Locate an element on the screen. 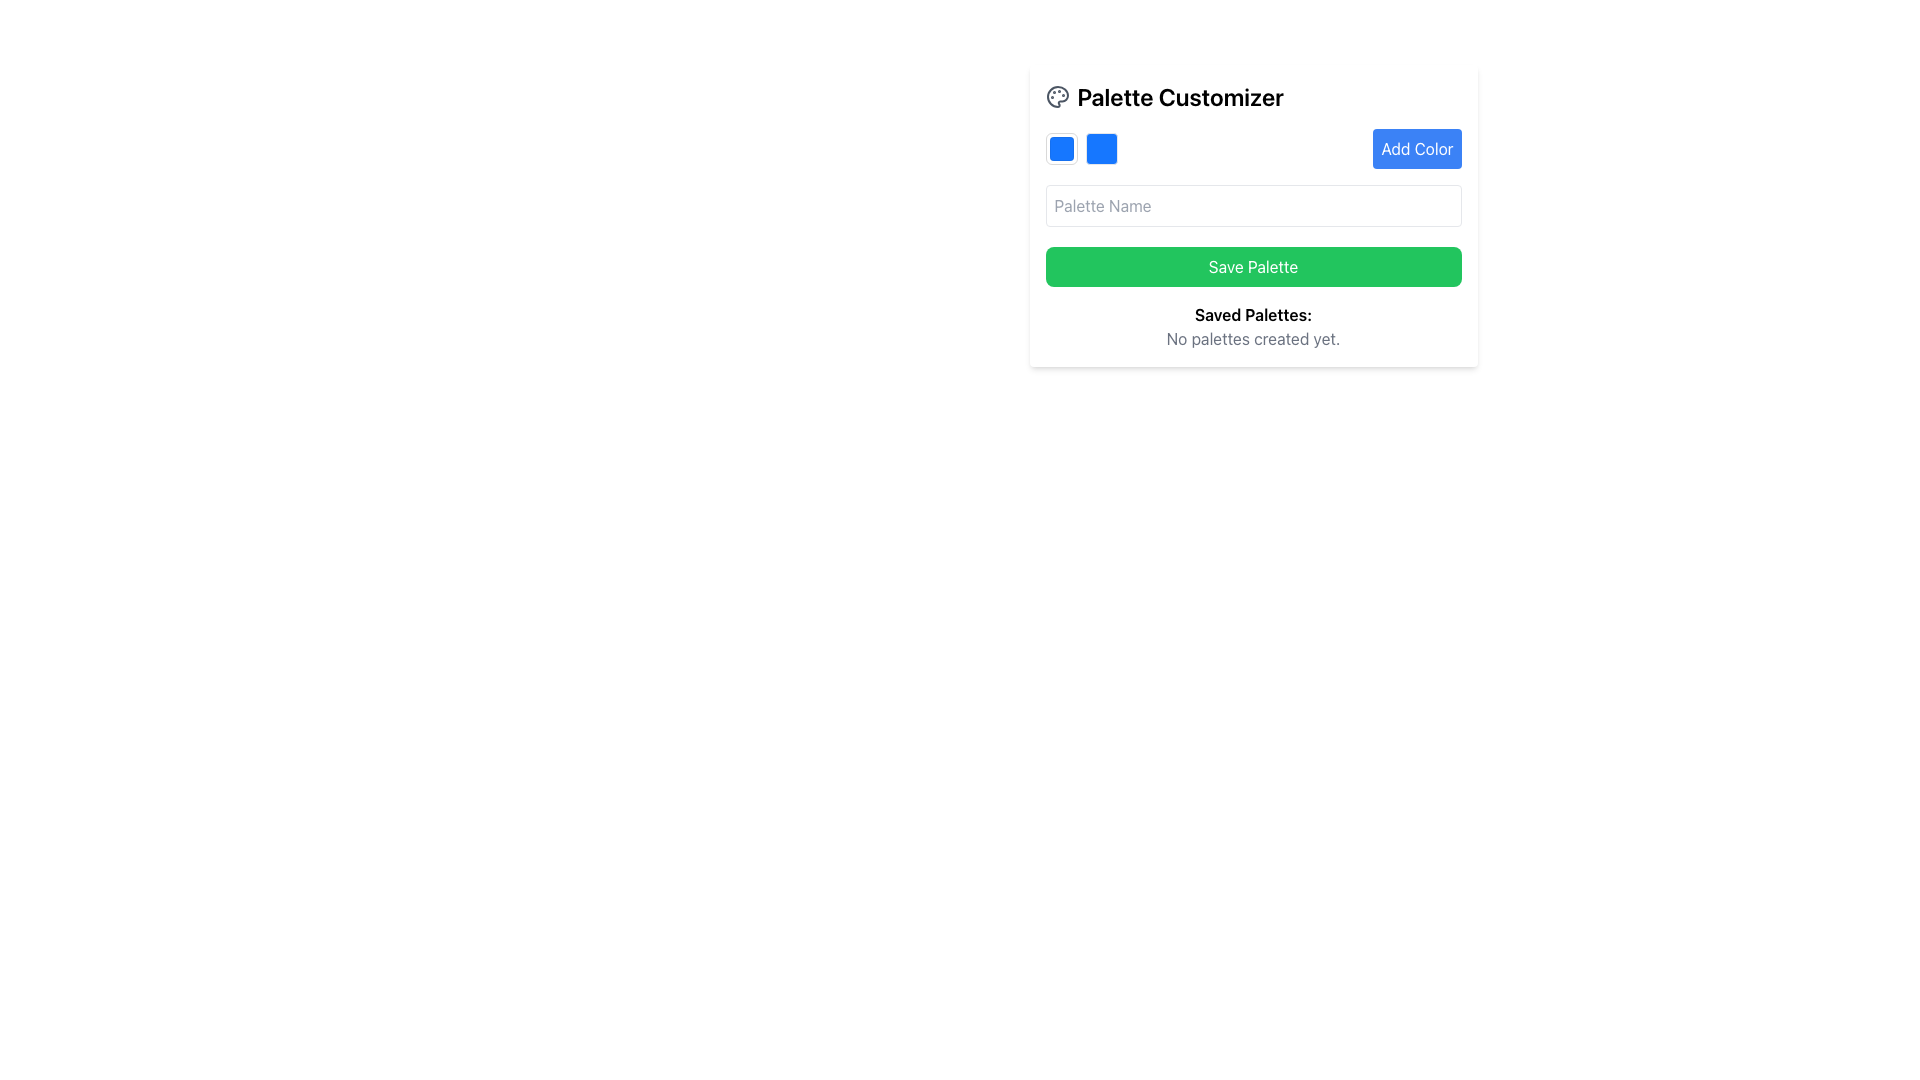 Image resolution: width=1920 pixels, height=1080 pixels. the save button located directly below the 'Palette Name' text input field to observe its hover effect is located at coordinates (1252, 265).